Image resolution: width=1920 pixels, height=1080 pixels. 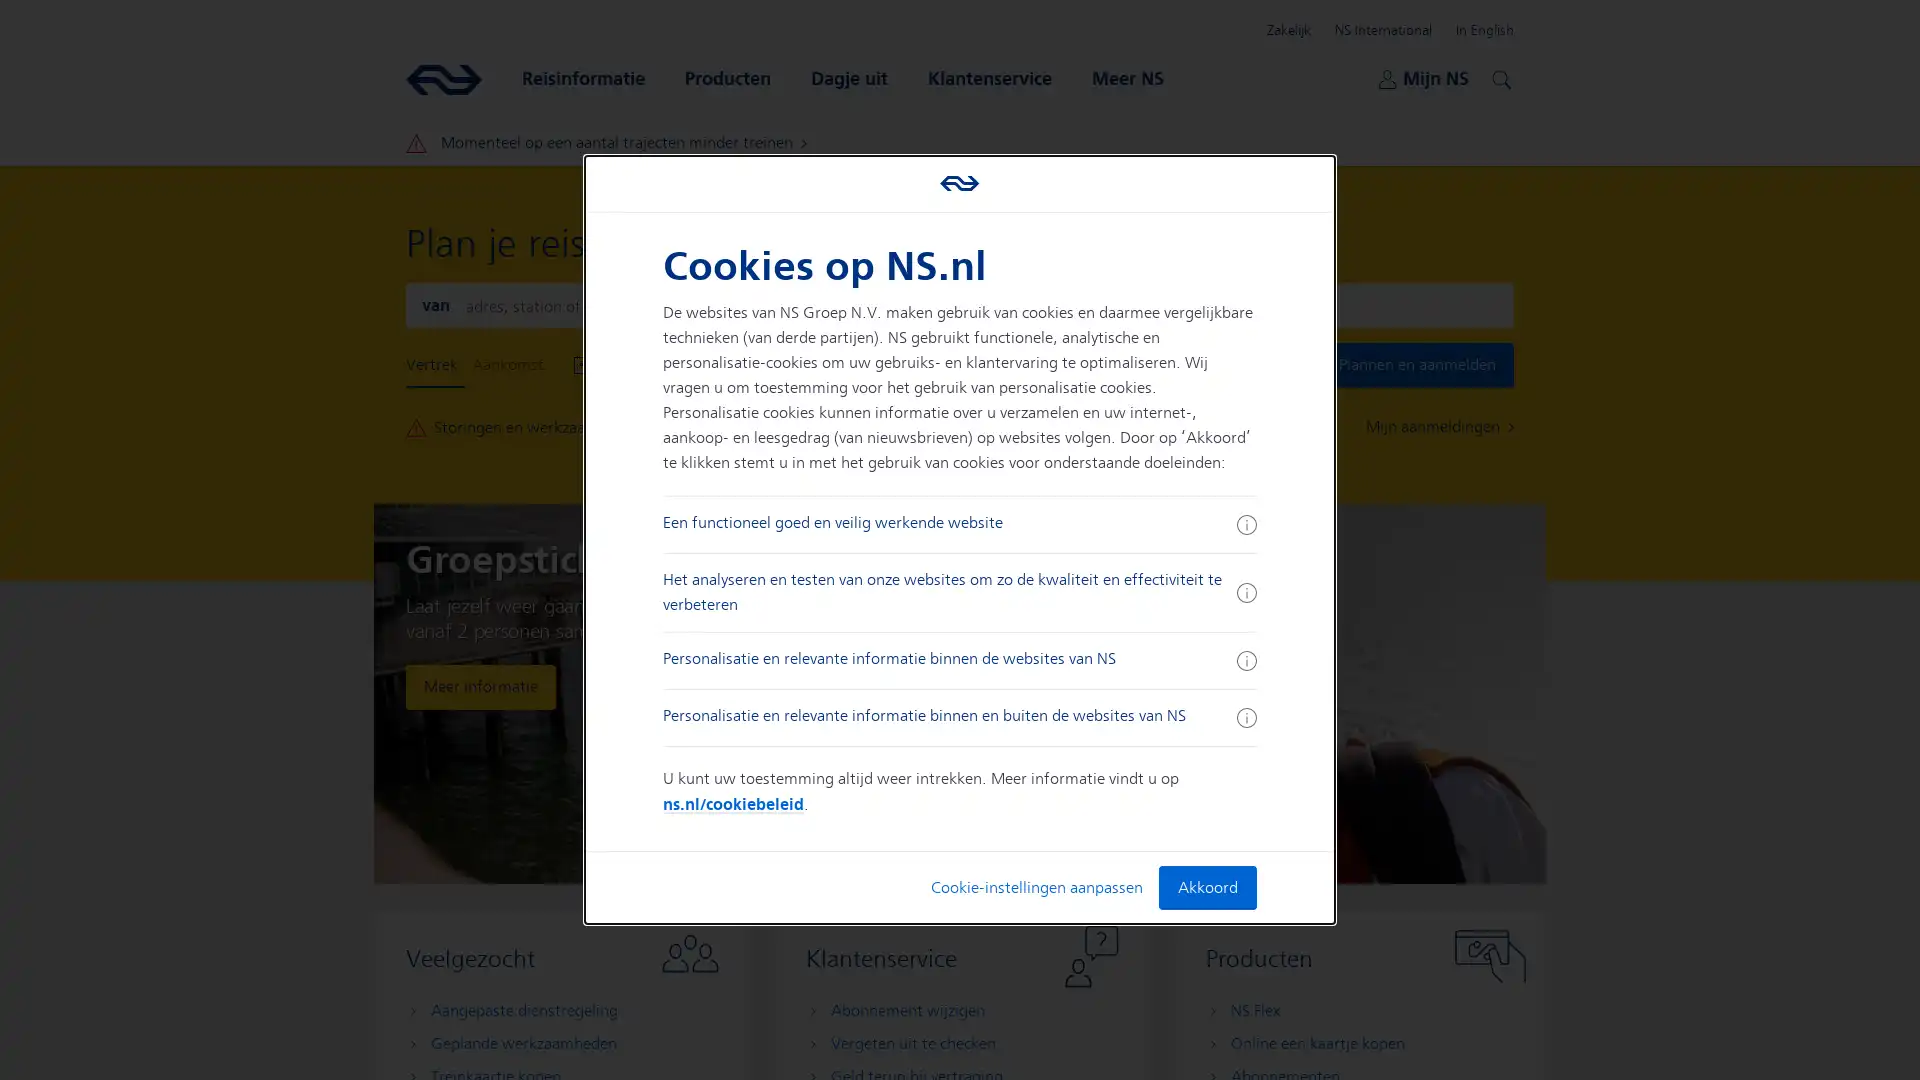 What do you see at coordinates (1245, 592) in the screenshot?
I see `Meer informatie ingeklapt` at bounding box center [1245, 592].